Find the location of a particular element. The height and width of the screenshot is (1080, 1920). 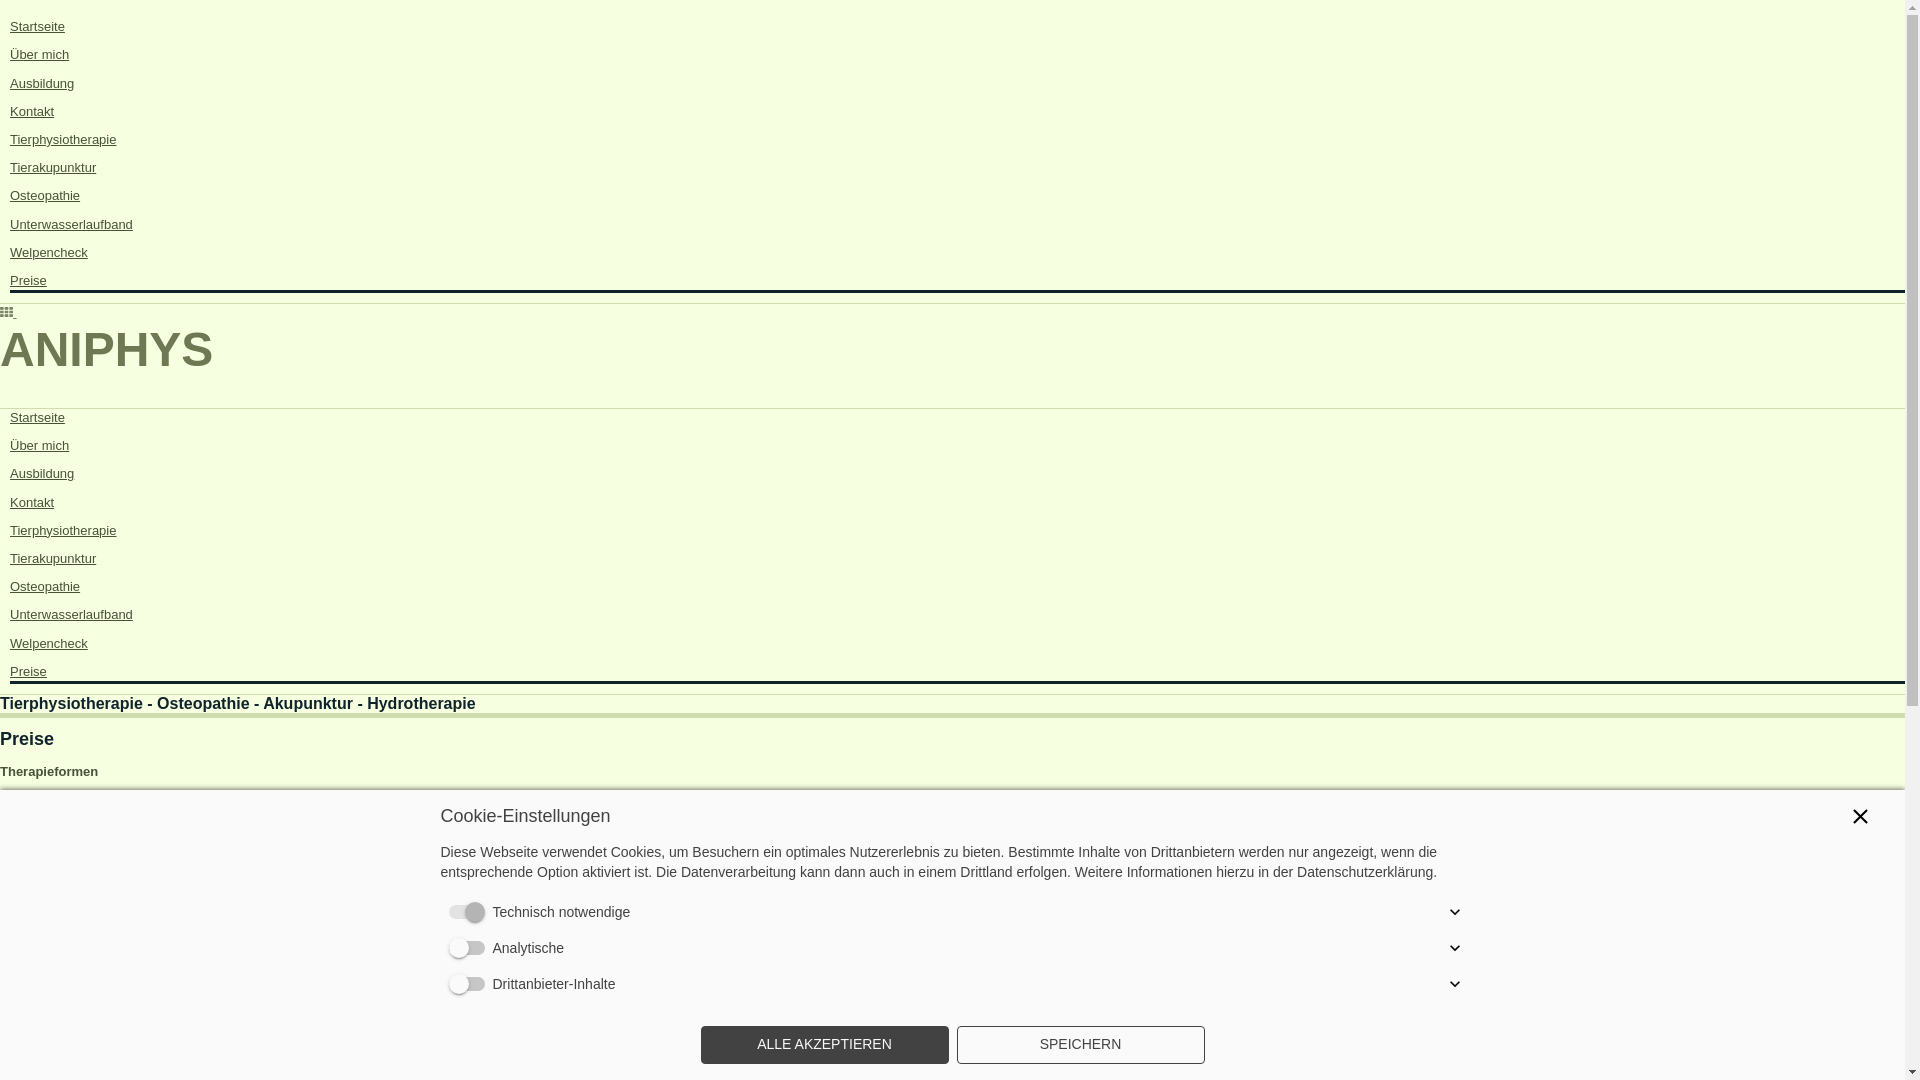

'Startseite' is located at coordinates (37, 416).